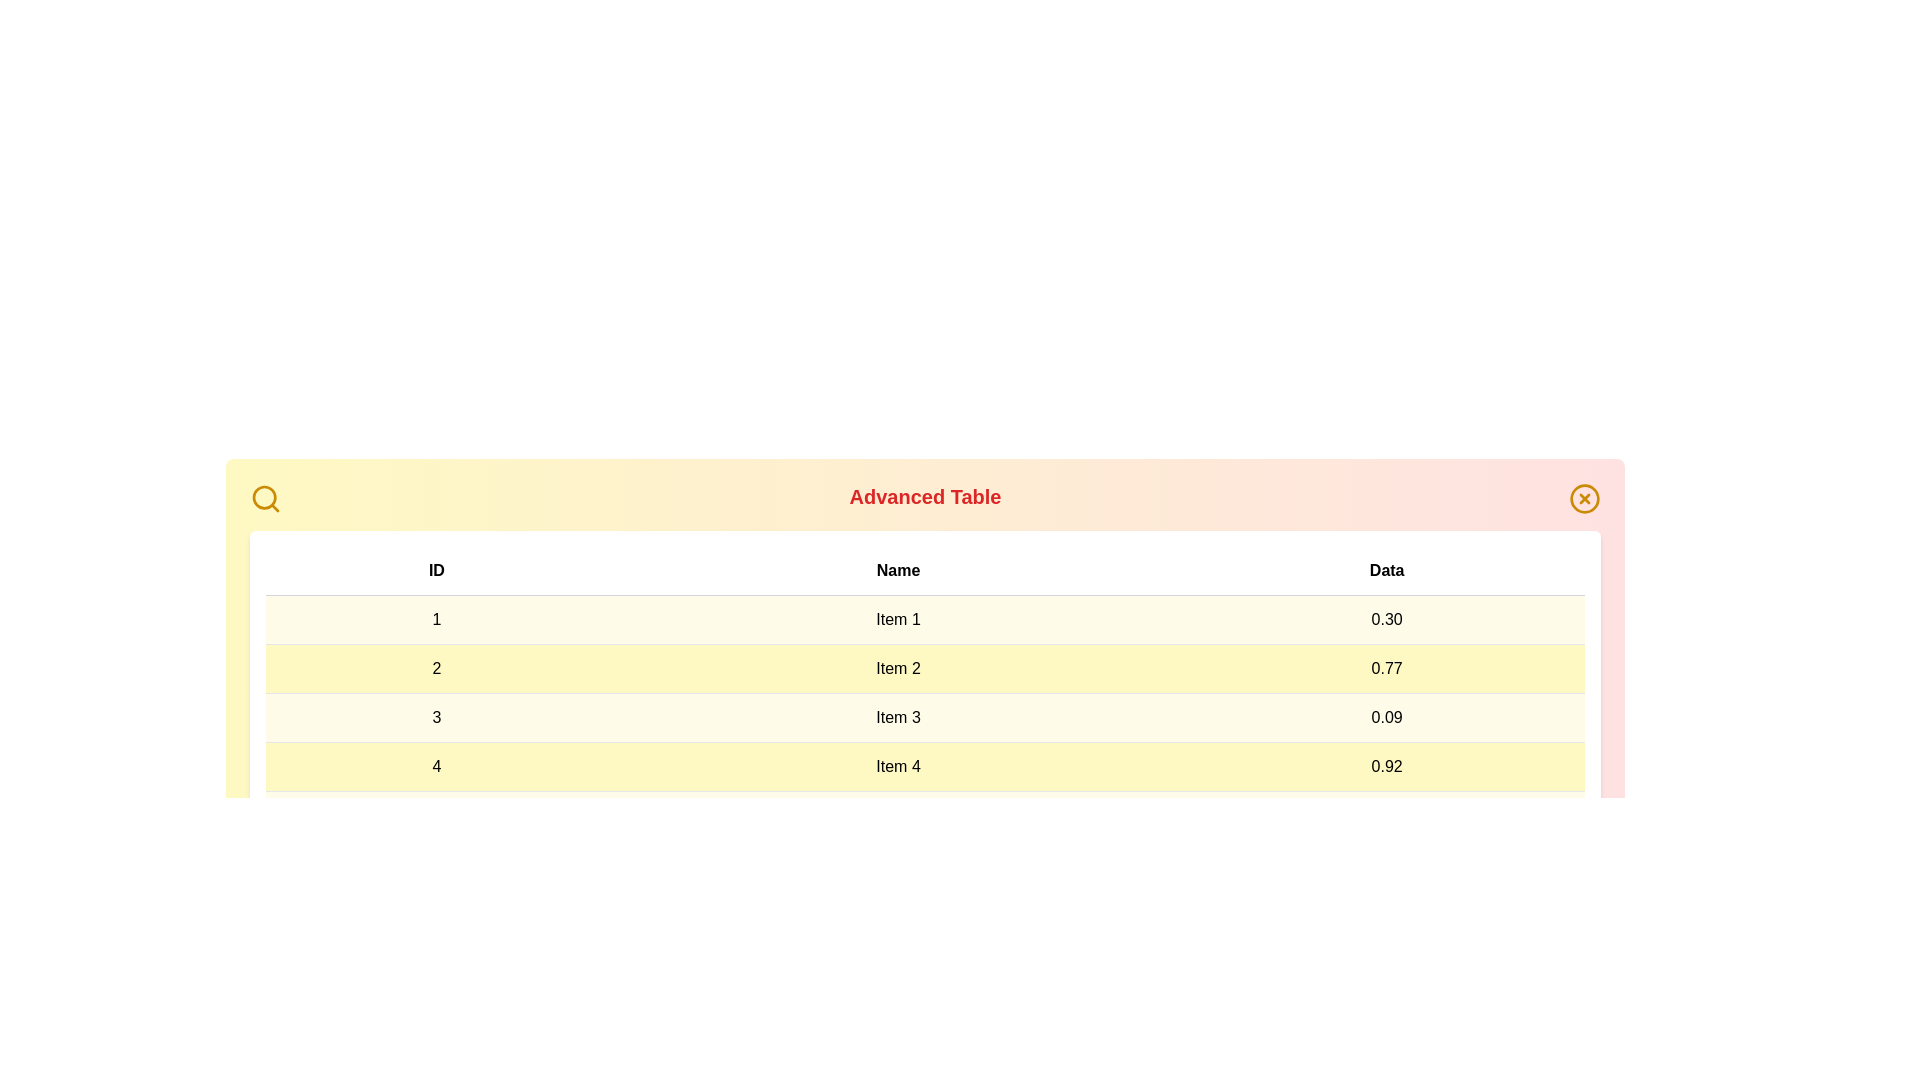  What do you see at coordinates (1386, 571) in the screenshot?
I see `the table header labeled Data to sort the table by that column` at bounding box center [1386, 571].